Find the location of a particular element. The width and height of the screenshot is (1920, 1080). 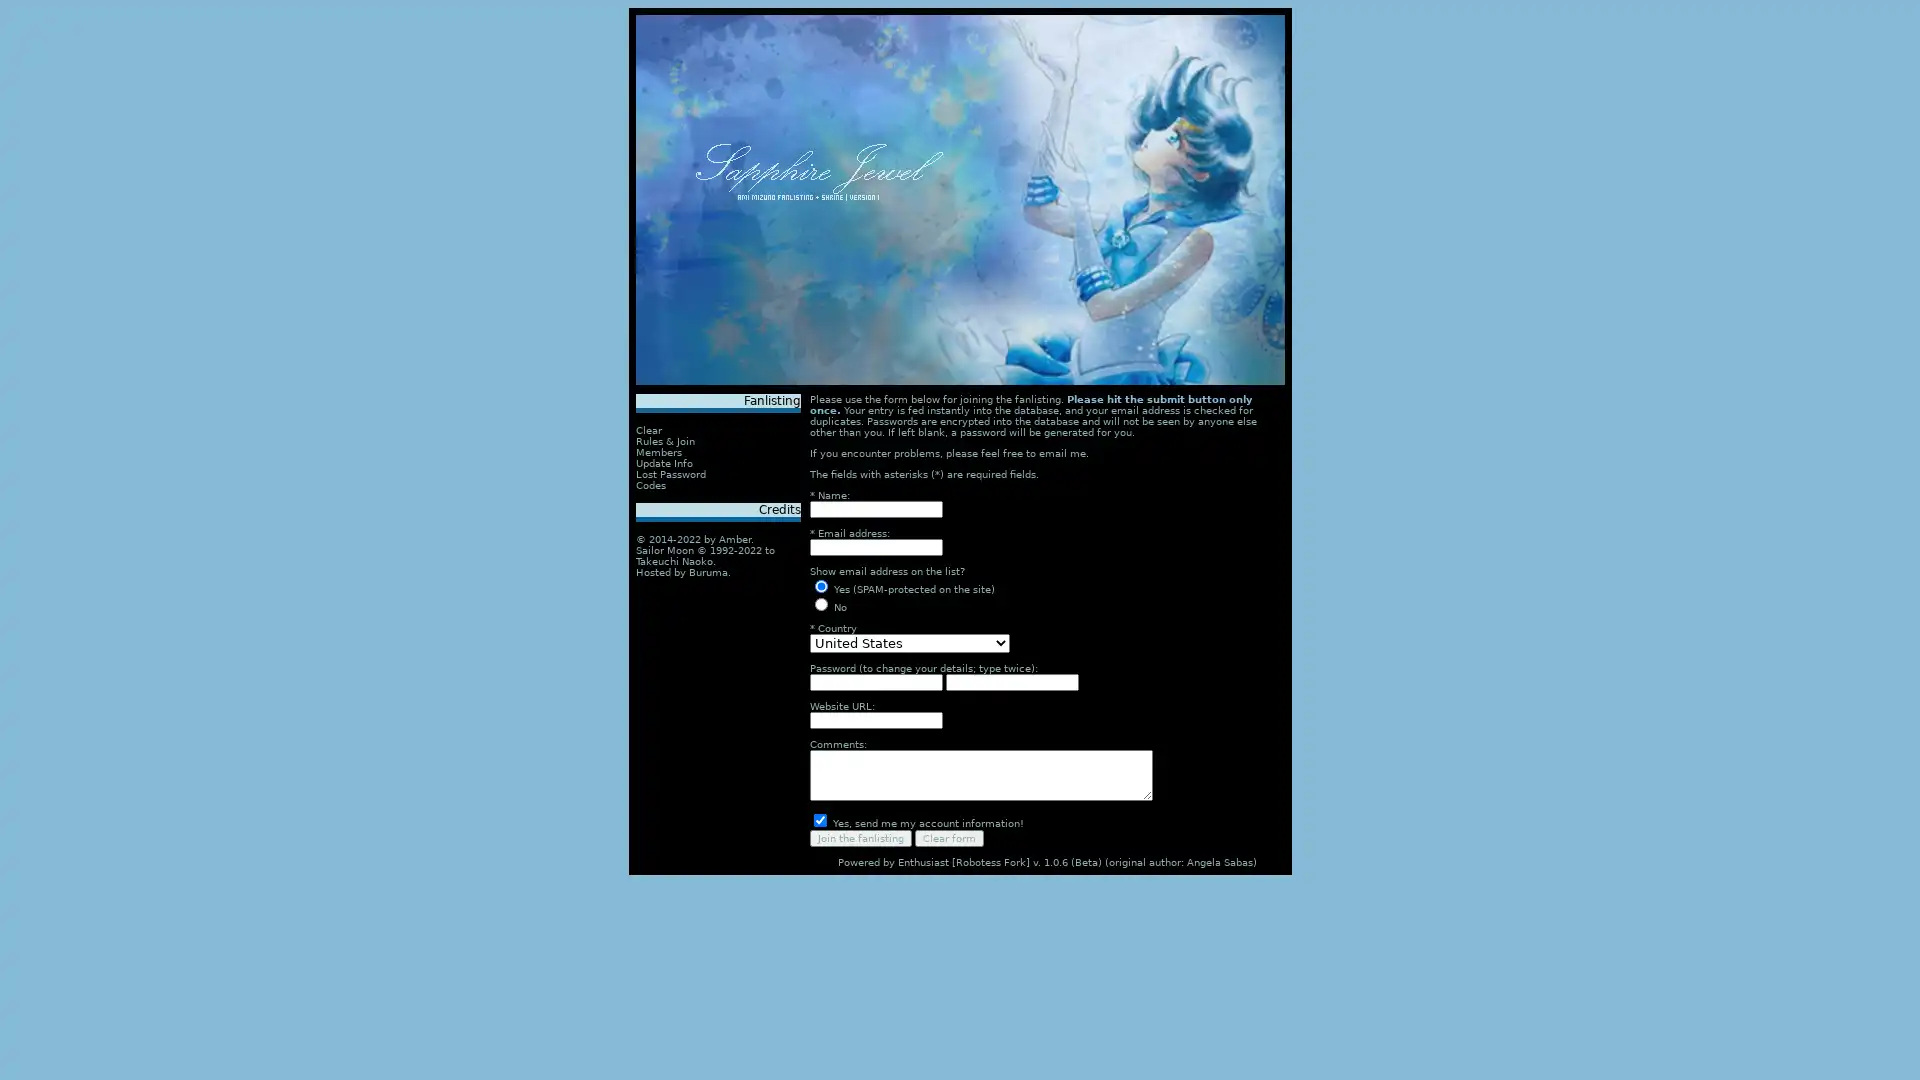

Clear form is located at coordinates (948, 838).